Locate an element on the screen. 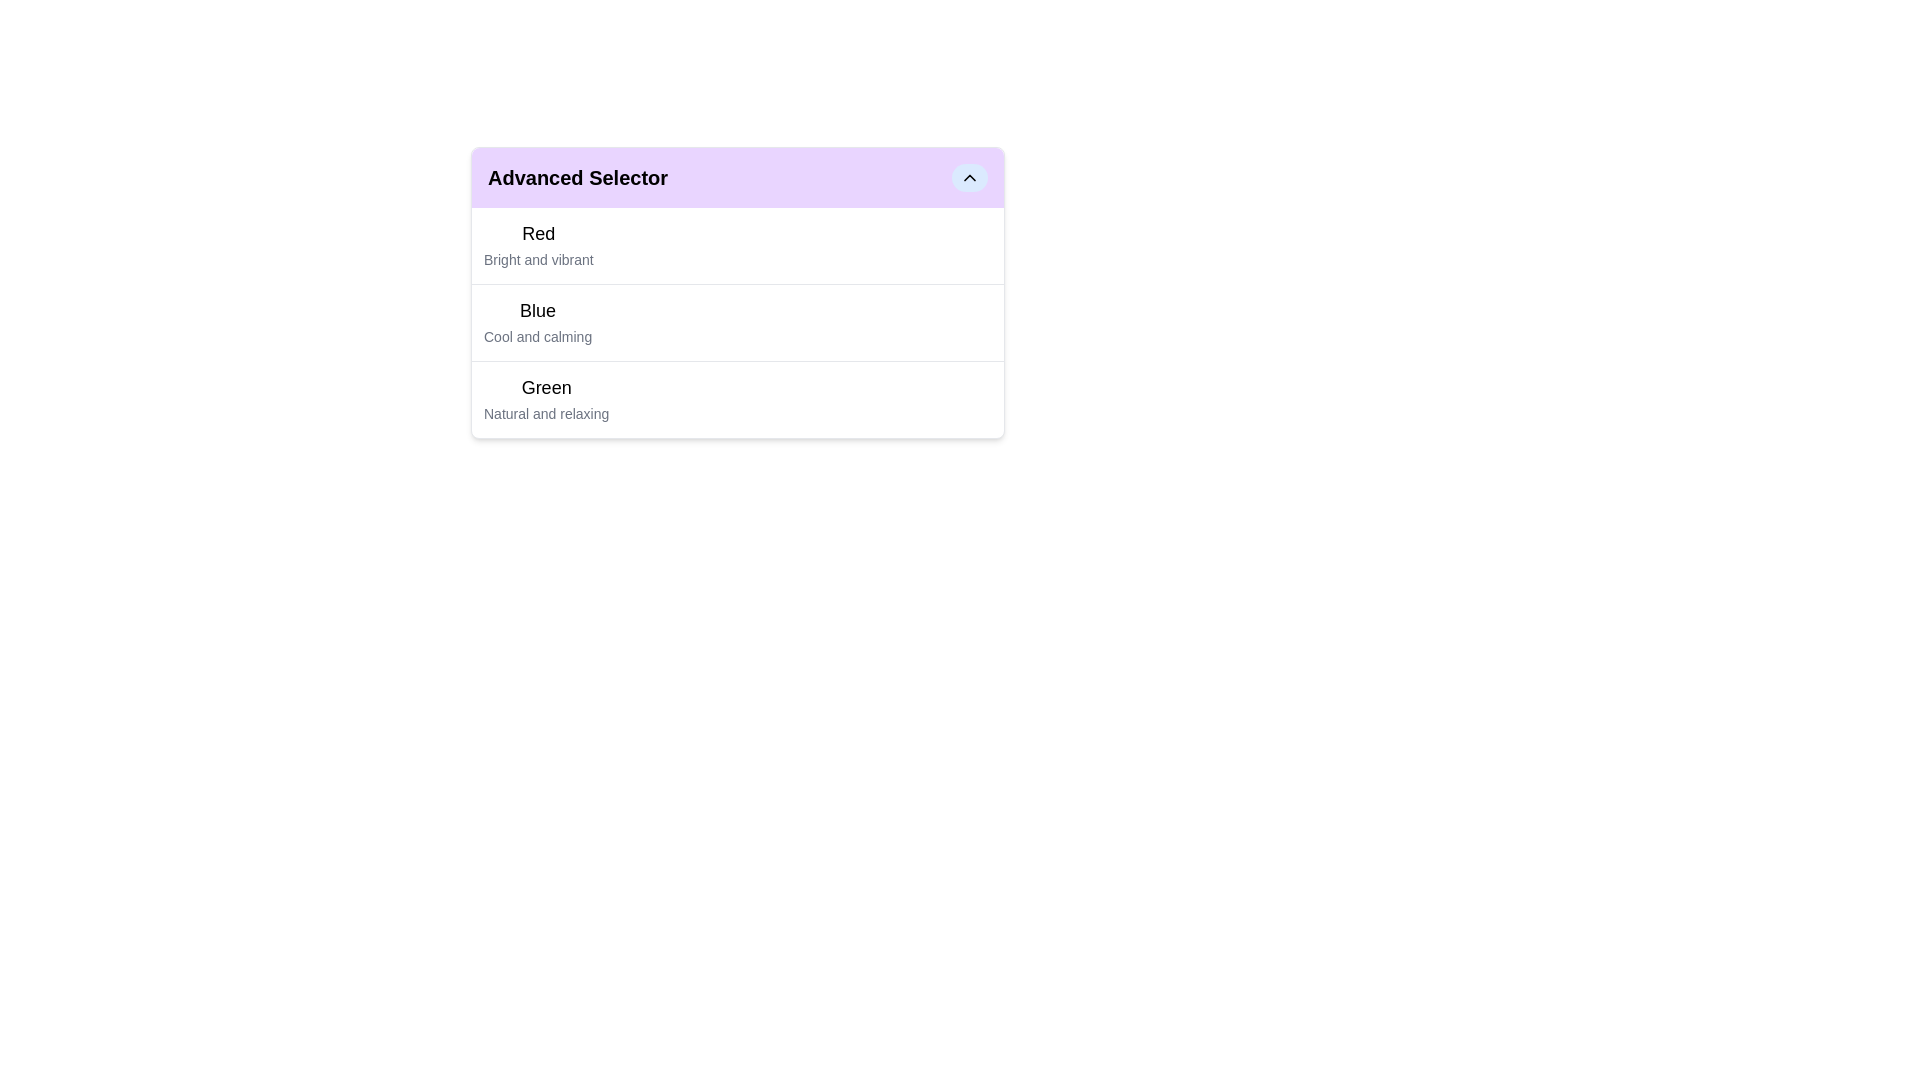 This screenshot has width=1920, height=1080. the selectable option labeled 'Blue' with the subtitle 'Cool and calming', which is the second item in a vertically stacked list is located at coordinates (737, 321).